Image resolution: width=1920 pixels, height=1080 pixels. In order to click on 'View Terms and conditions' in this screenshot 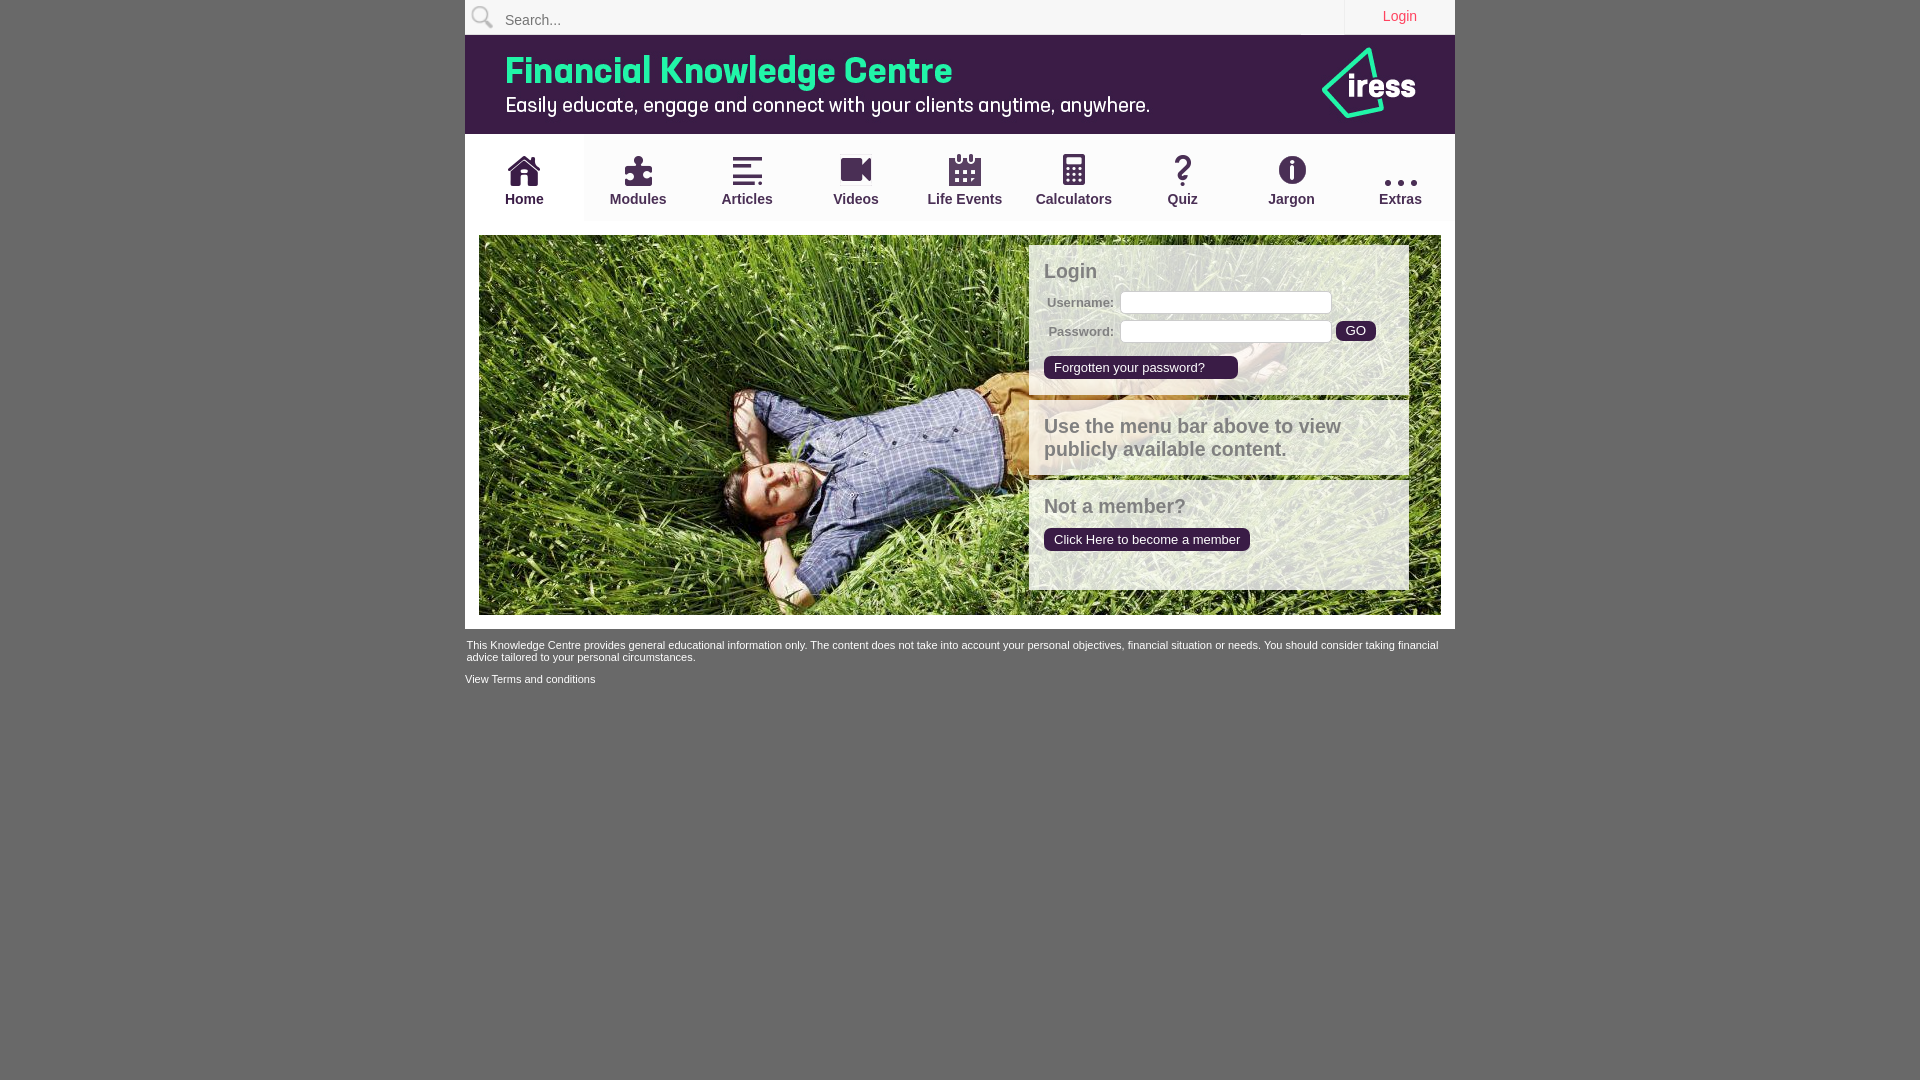, I will do `click(529, 677)`.